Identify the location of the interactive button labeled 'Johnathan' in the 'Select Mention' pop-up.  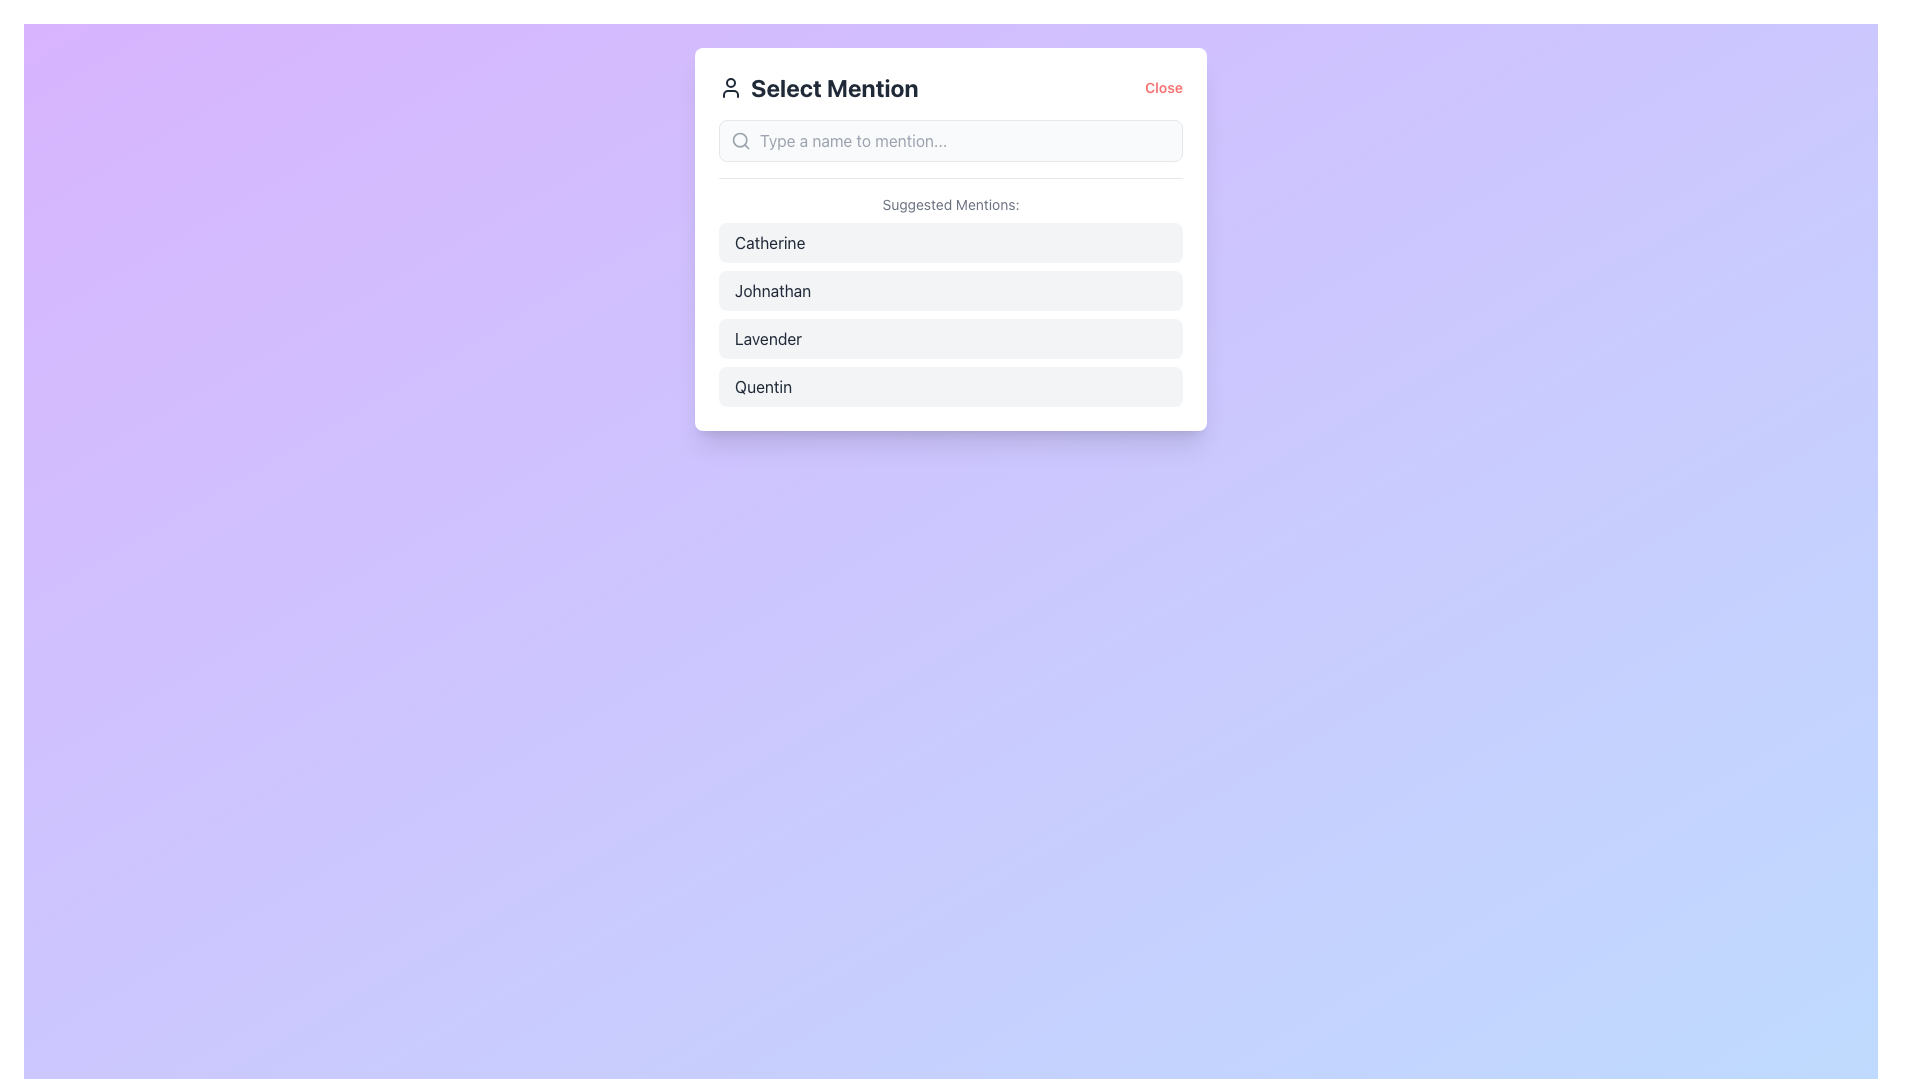
(949, 290).